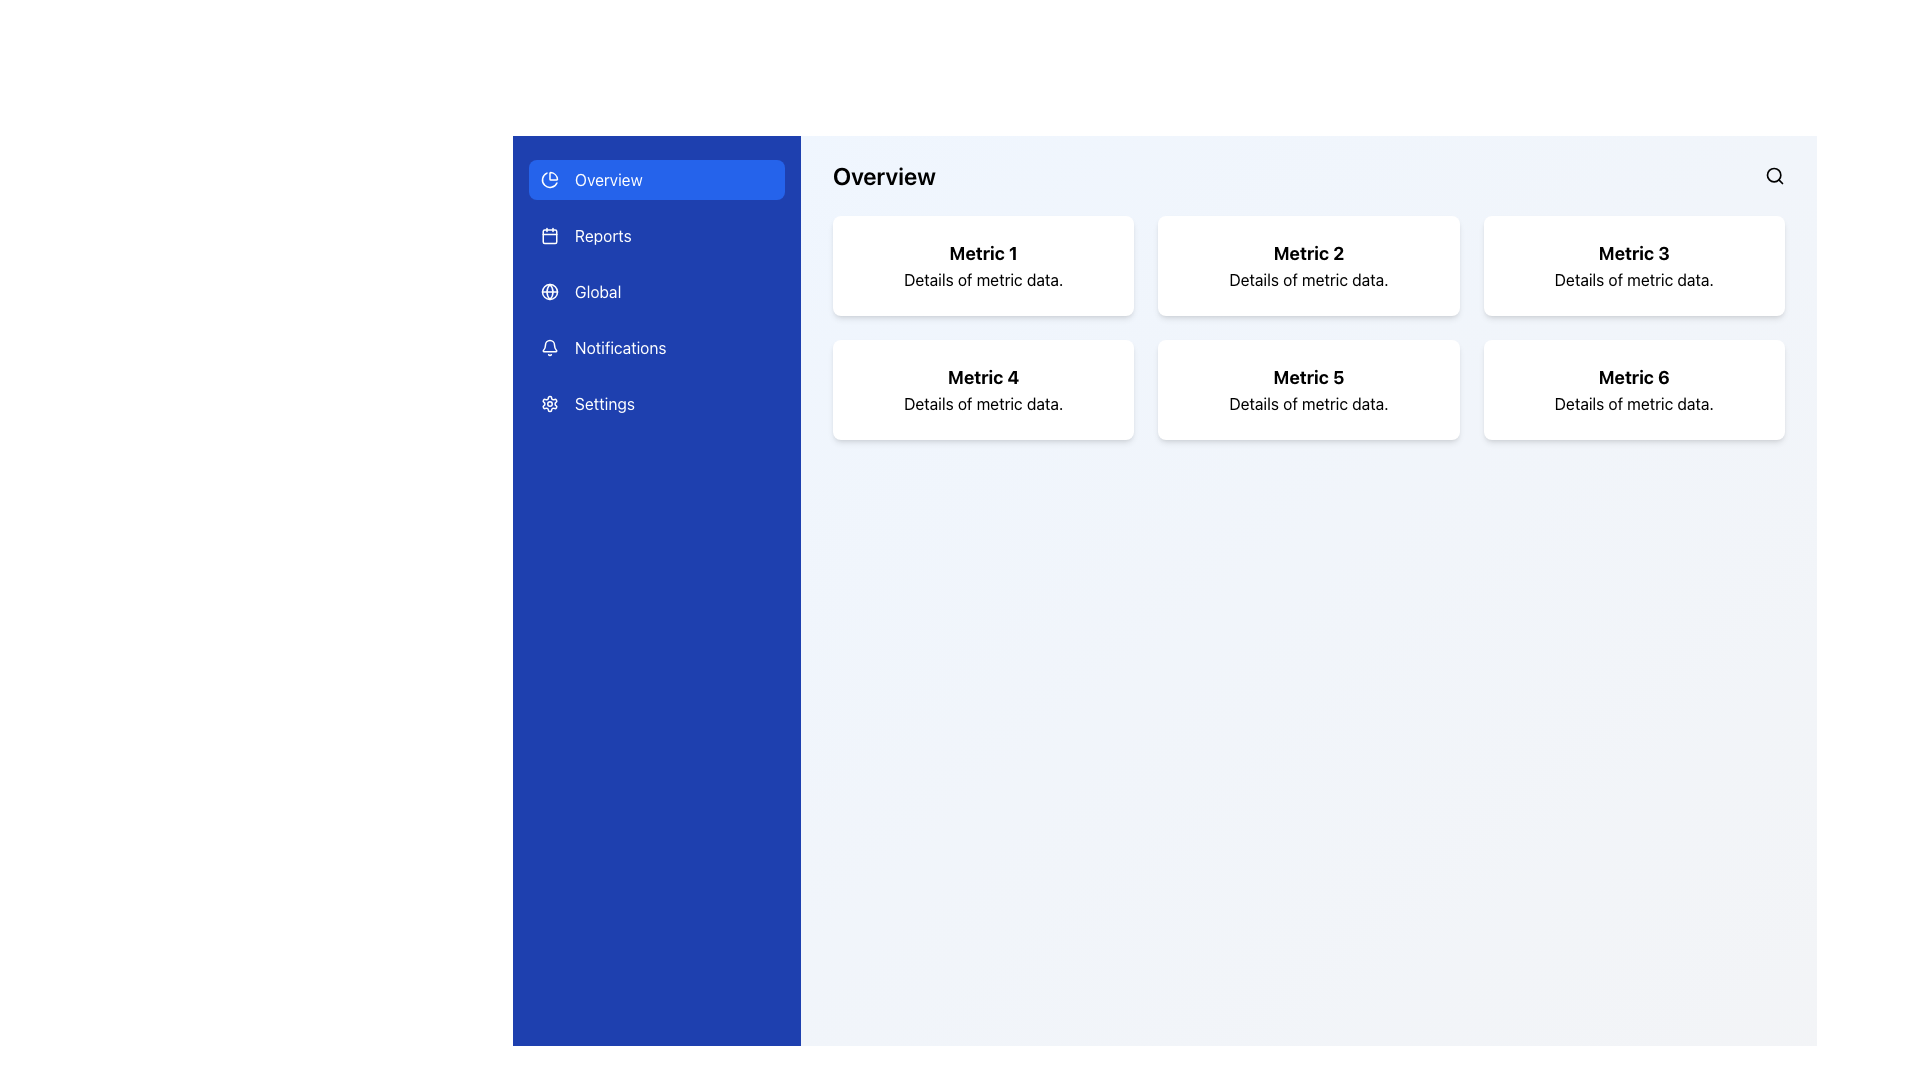 The width and height of the screenshot is (1920, 1080). Describe the element at coordinates (983, 253) in the screenshot. I see `text label that serves as the header for the first top-left metric card in the grid layout` at that location.